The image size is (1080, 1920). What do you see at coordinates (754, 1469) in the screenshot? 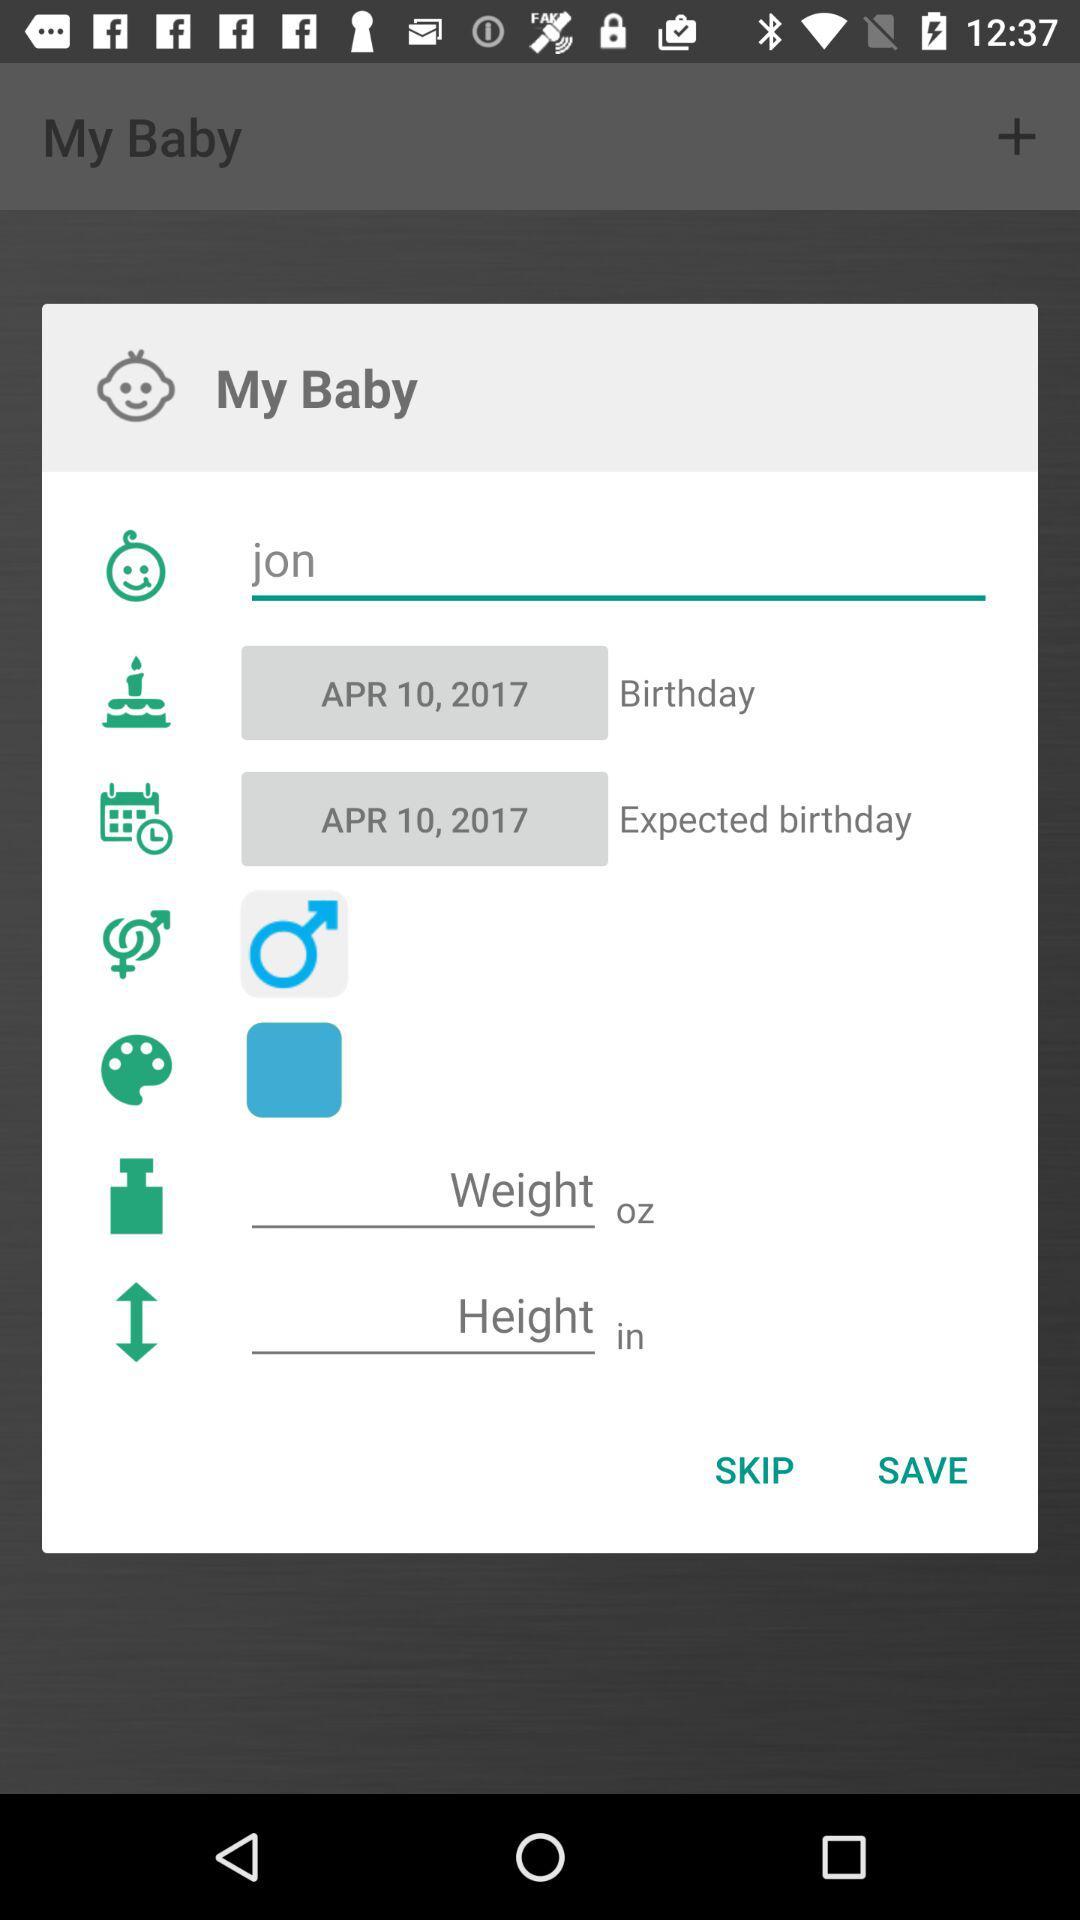
I see `icon next to the save` at bounding box center [754, 1469].